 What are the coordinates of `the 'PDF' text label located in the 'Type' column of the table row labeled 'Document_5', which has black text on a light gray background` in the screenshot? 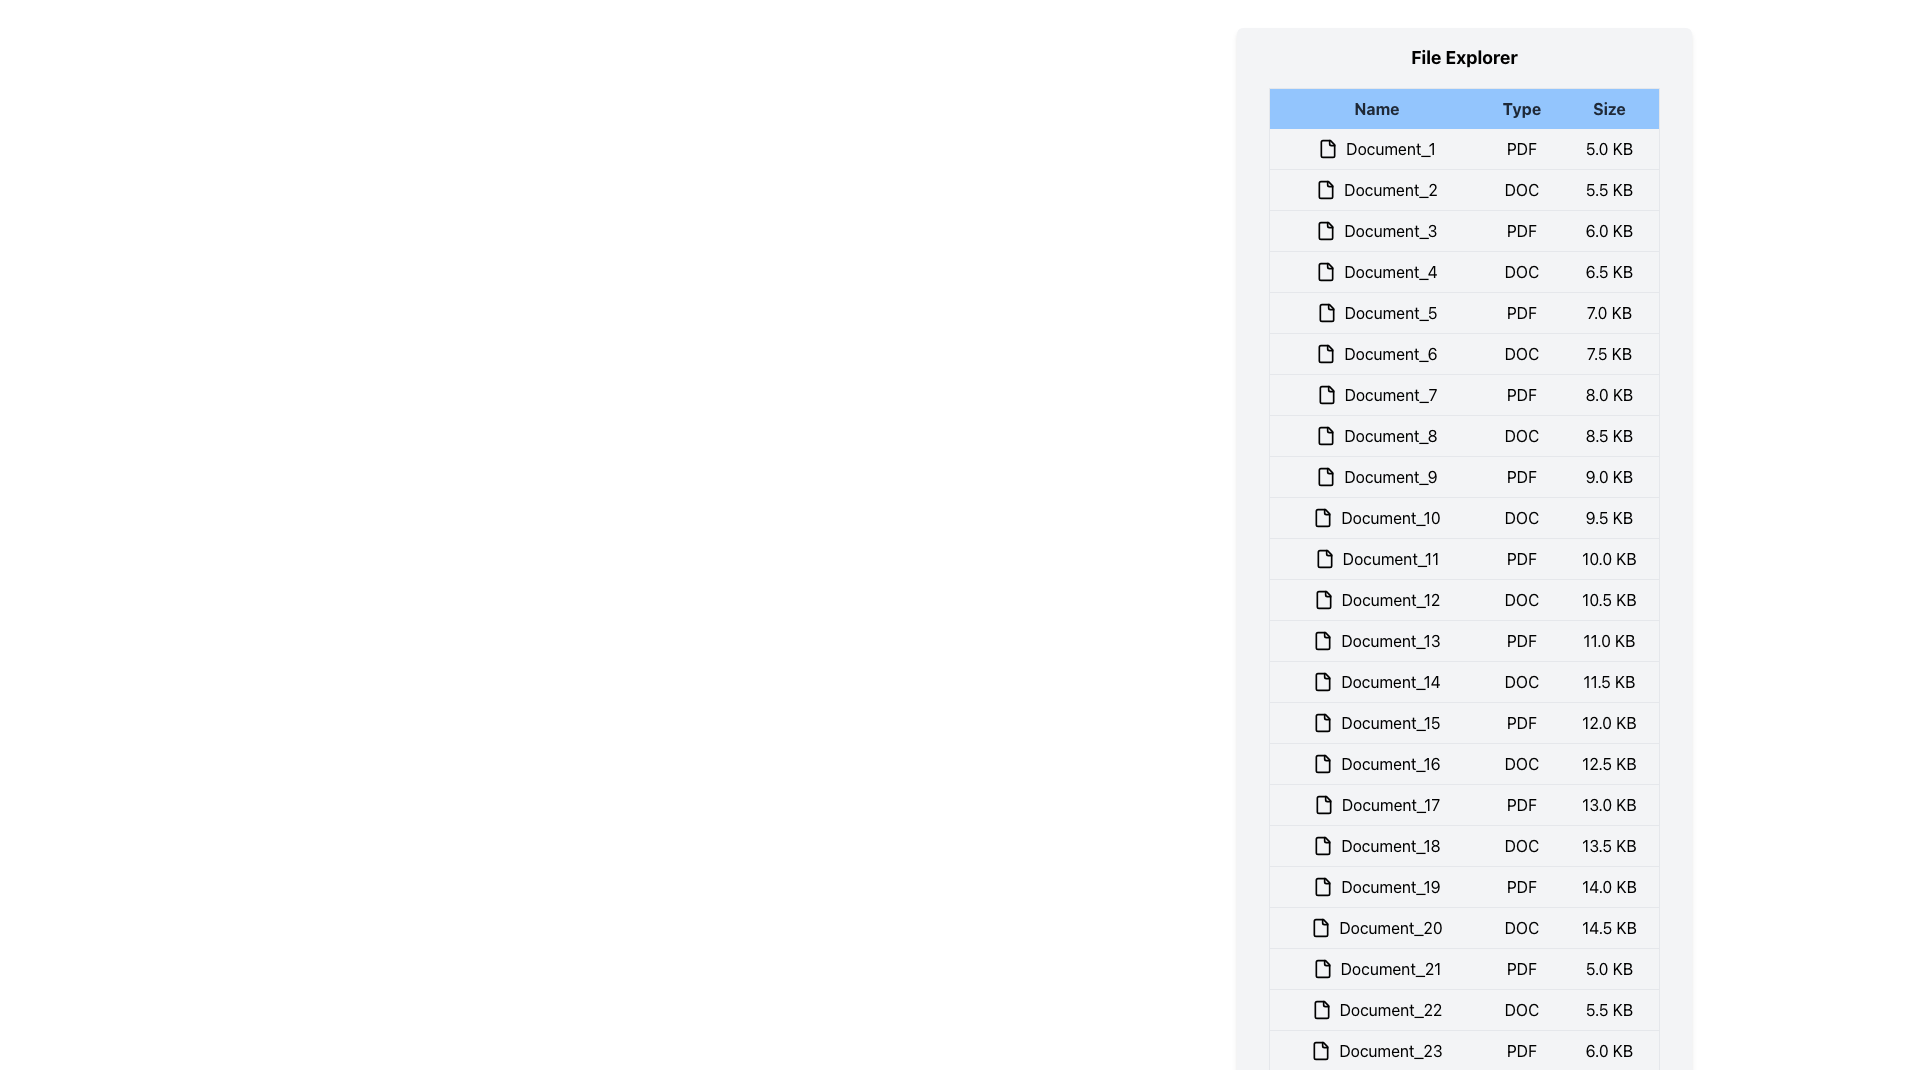 It's located at (1520, 312).